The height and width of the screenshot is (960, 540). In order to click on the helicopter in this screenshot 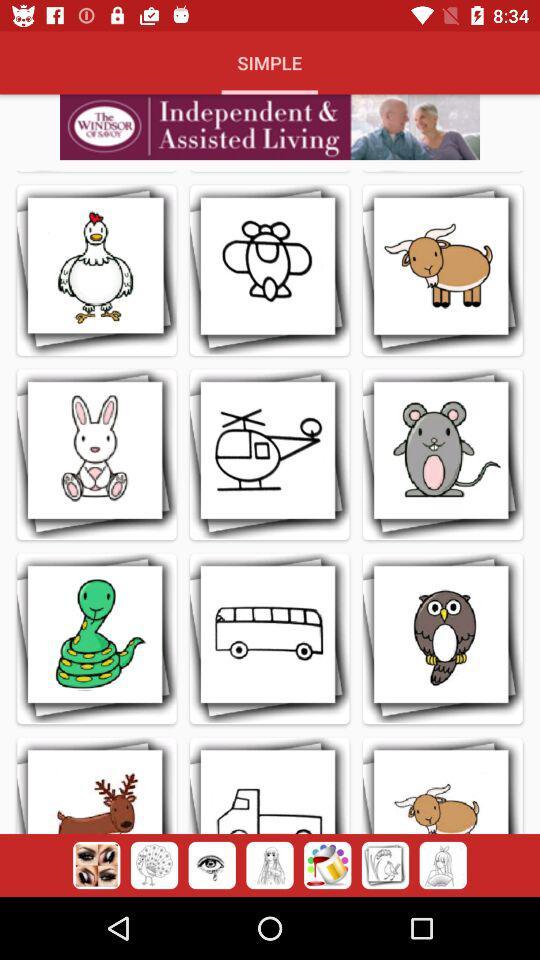, I will do `click(270, 454)`.